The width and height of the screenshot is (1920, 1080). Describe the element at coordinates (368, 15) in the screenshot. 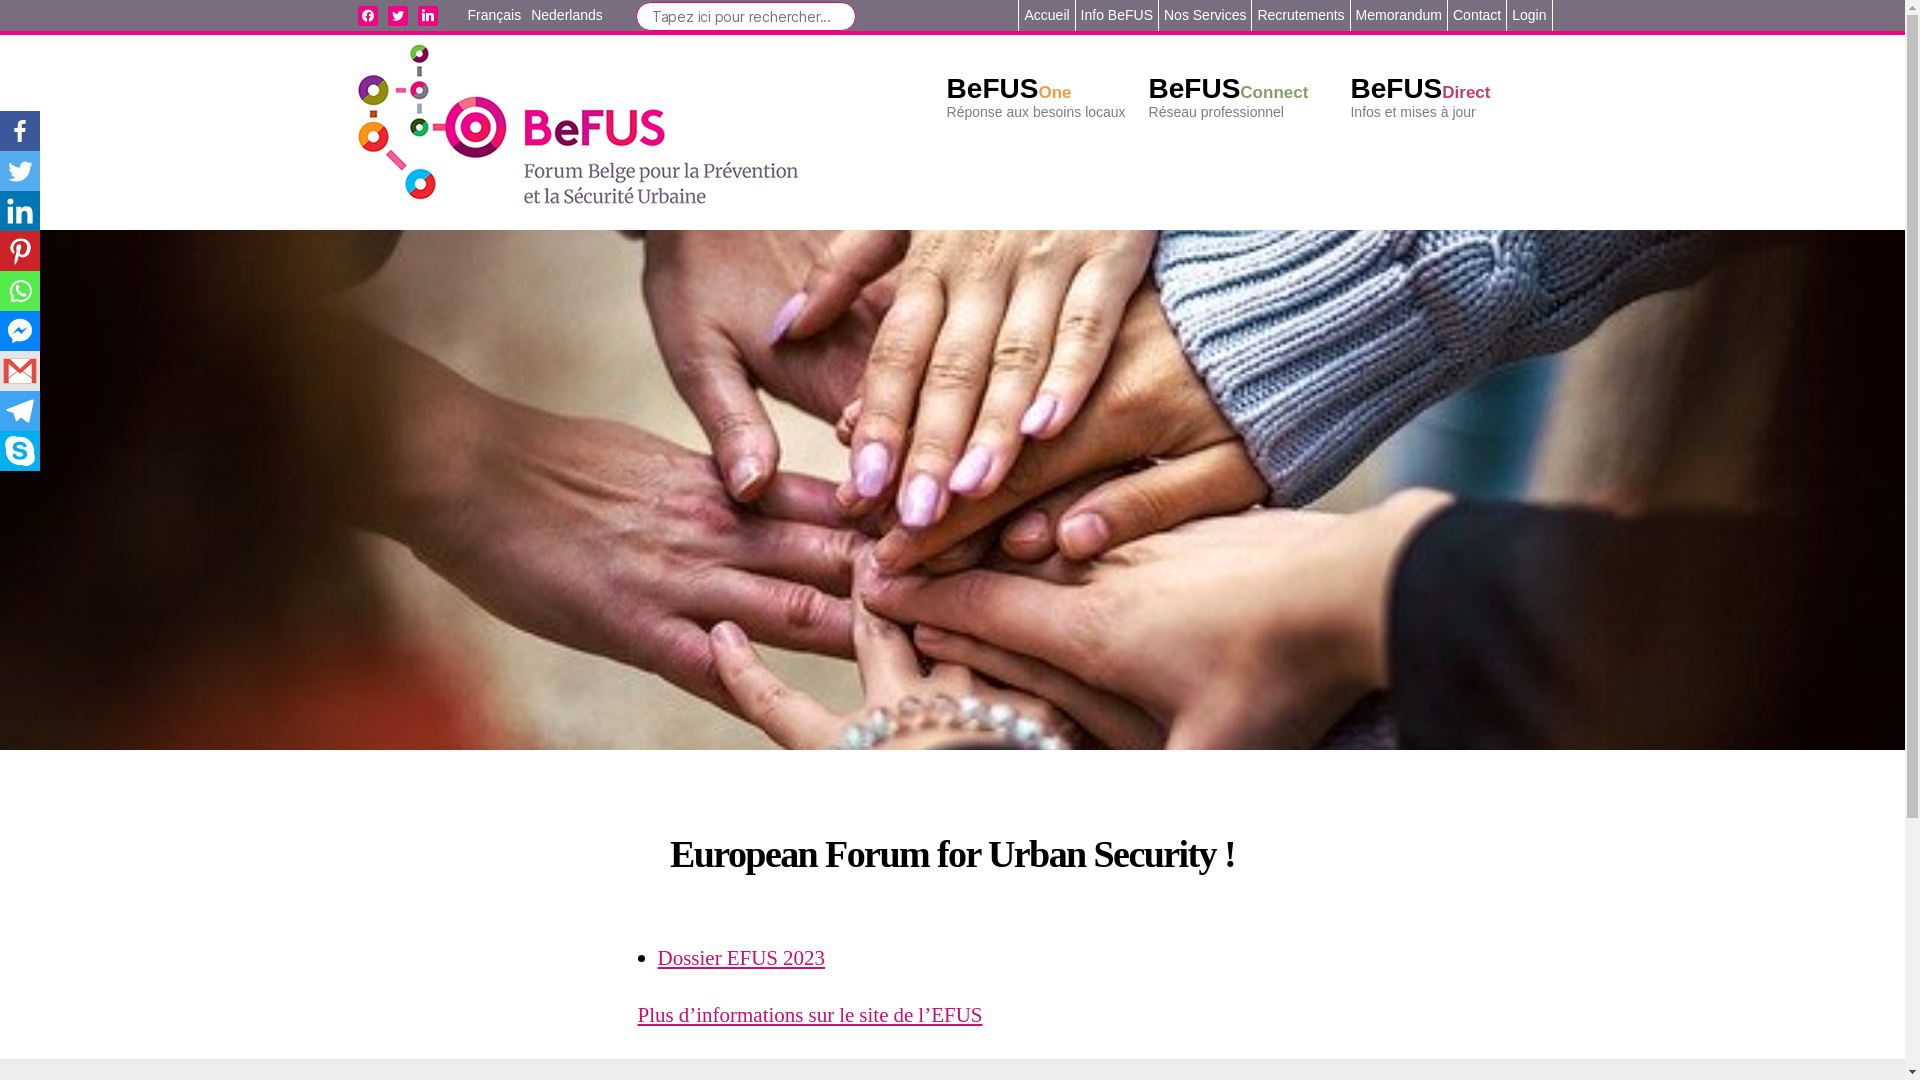

I see `'facebook'` at that location.